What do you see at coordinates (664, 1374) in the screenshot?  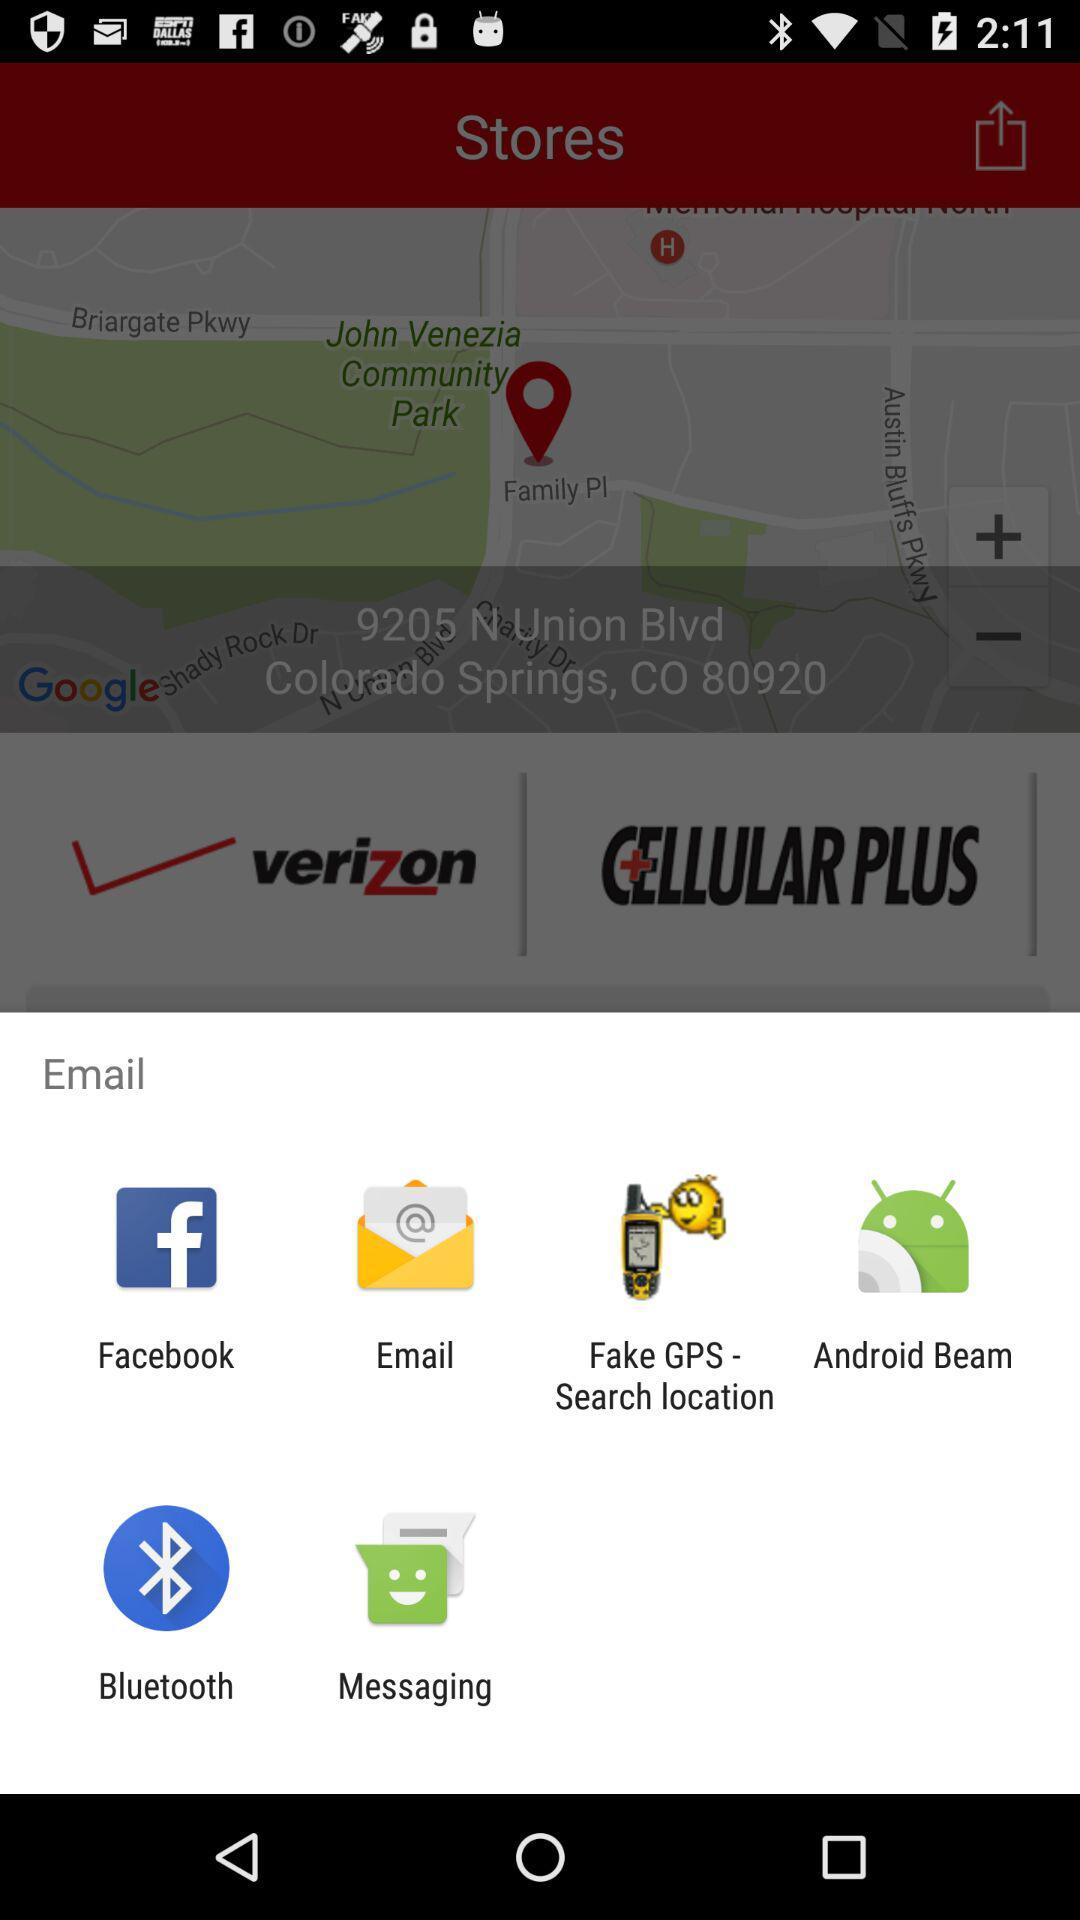 I see `icon next to the android beam` at bounding box center [664, 1374].